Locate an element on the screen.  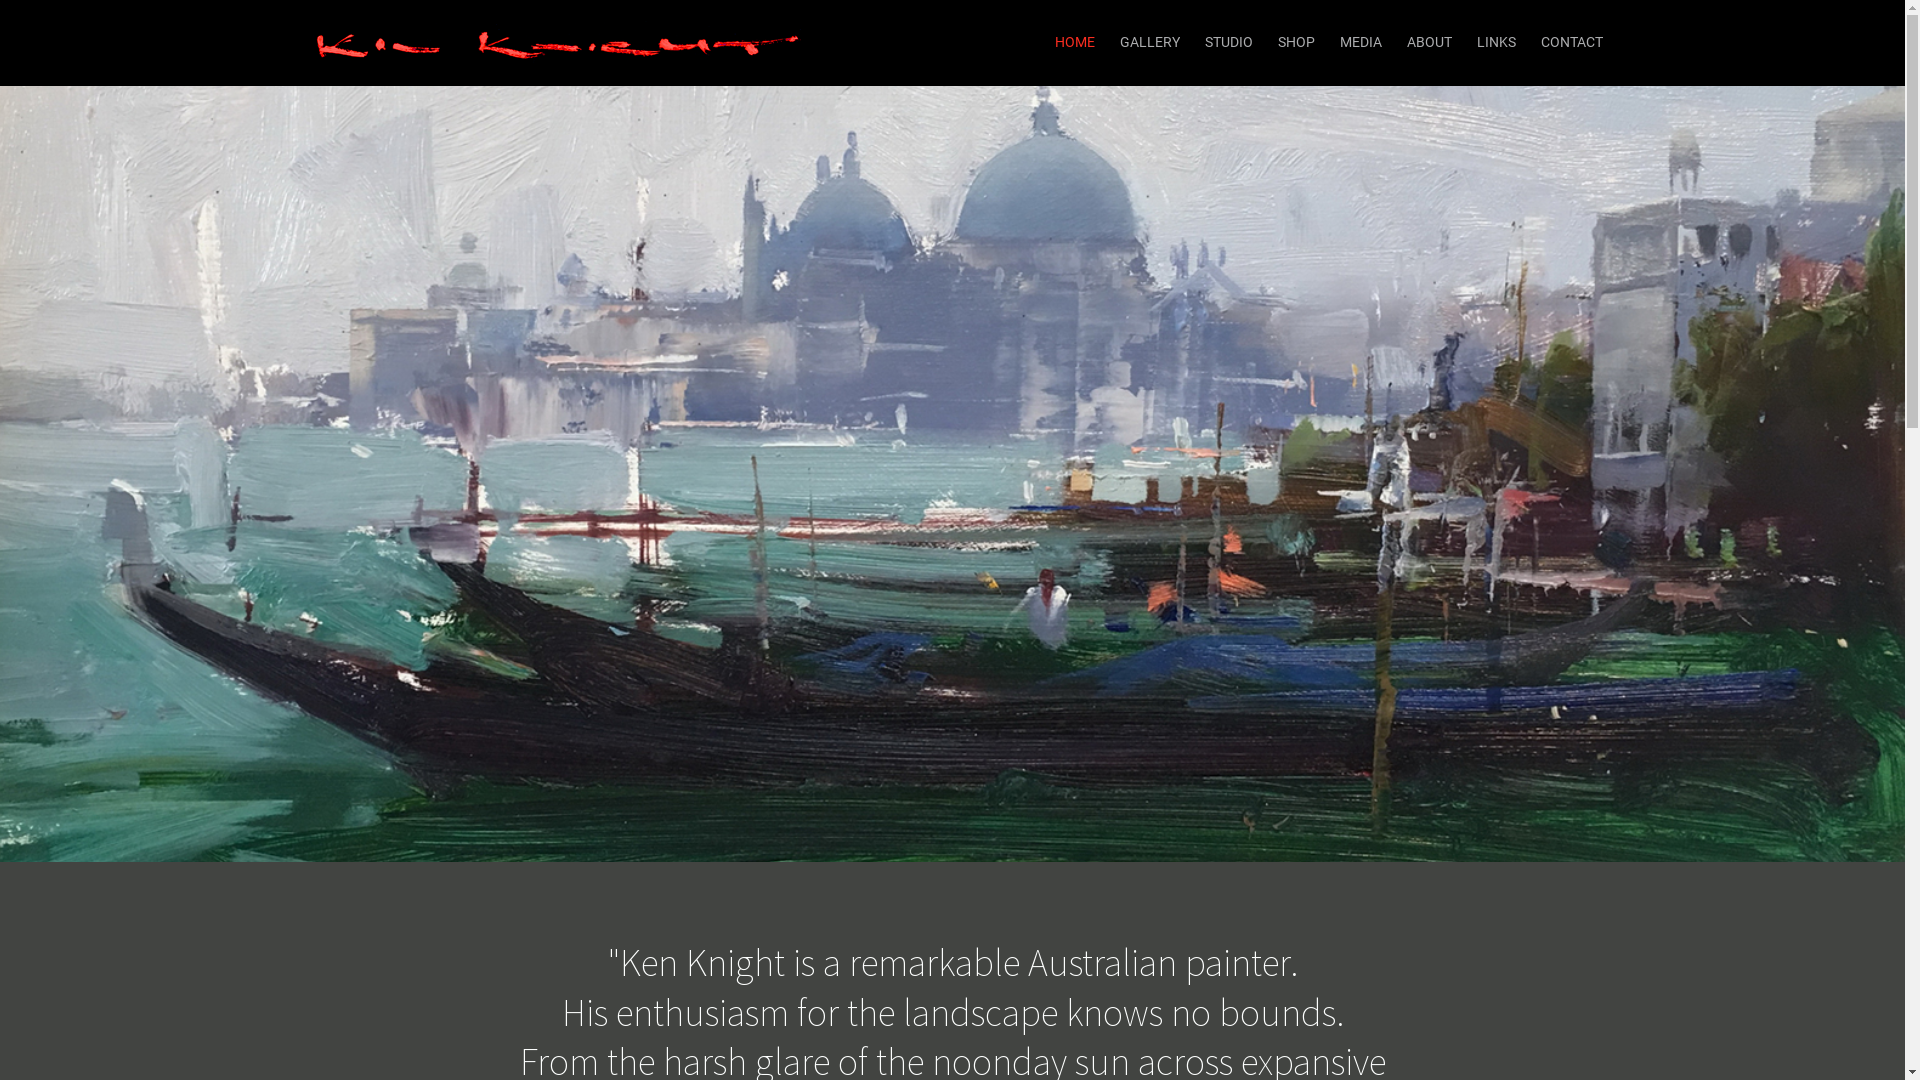
'LINKS' is located at coordinates (1476, 42).